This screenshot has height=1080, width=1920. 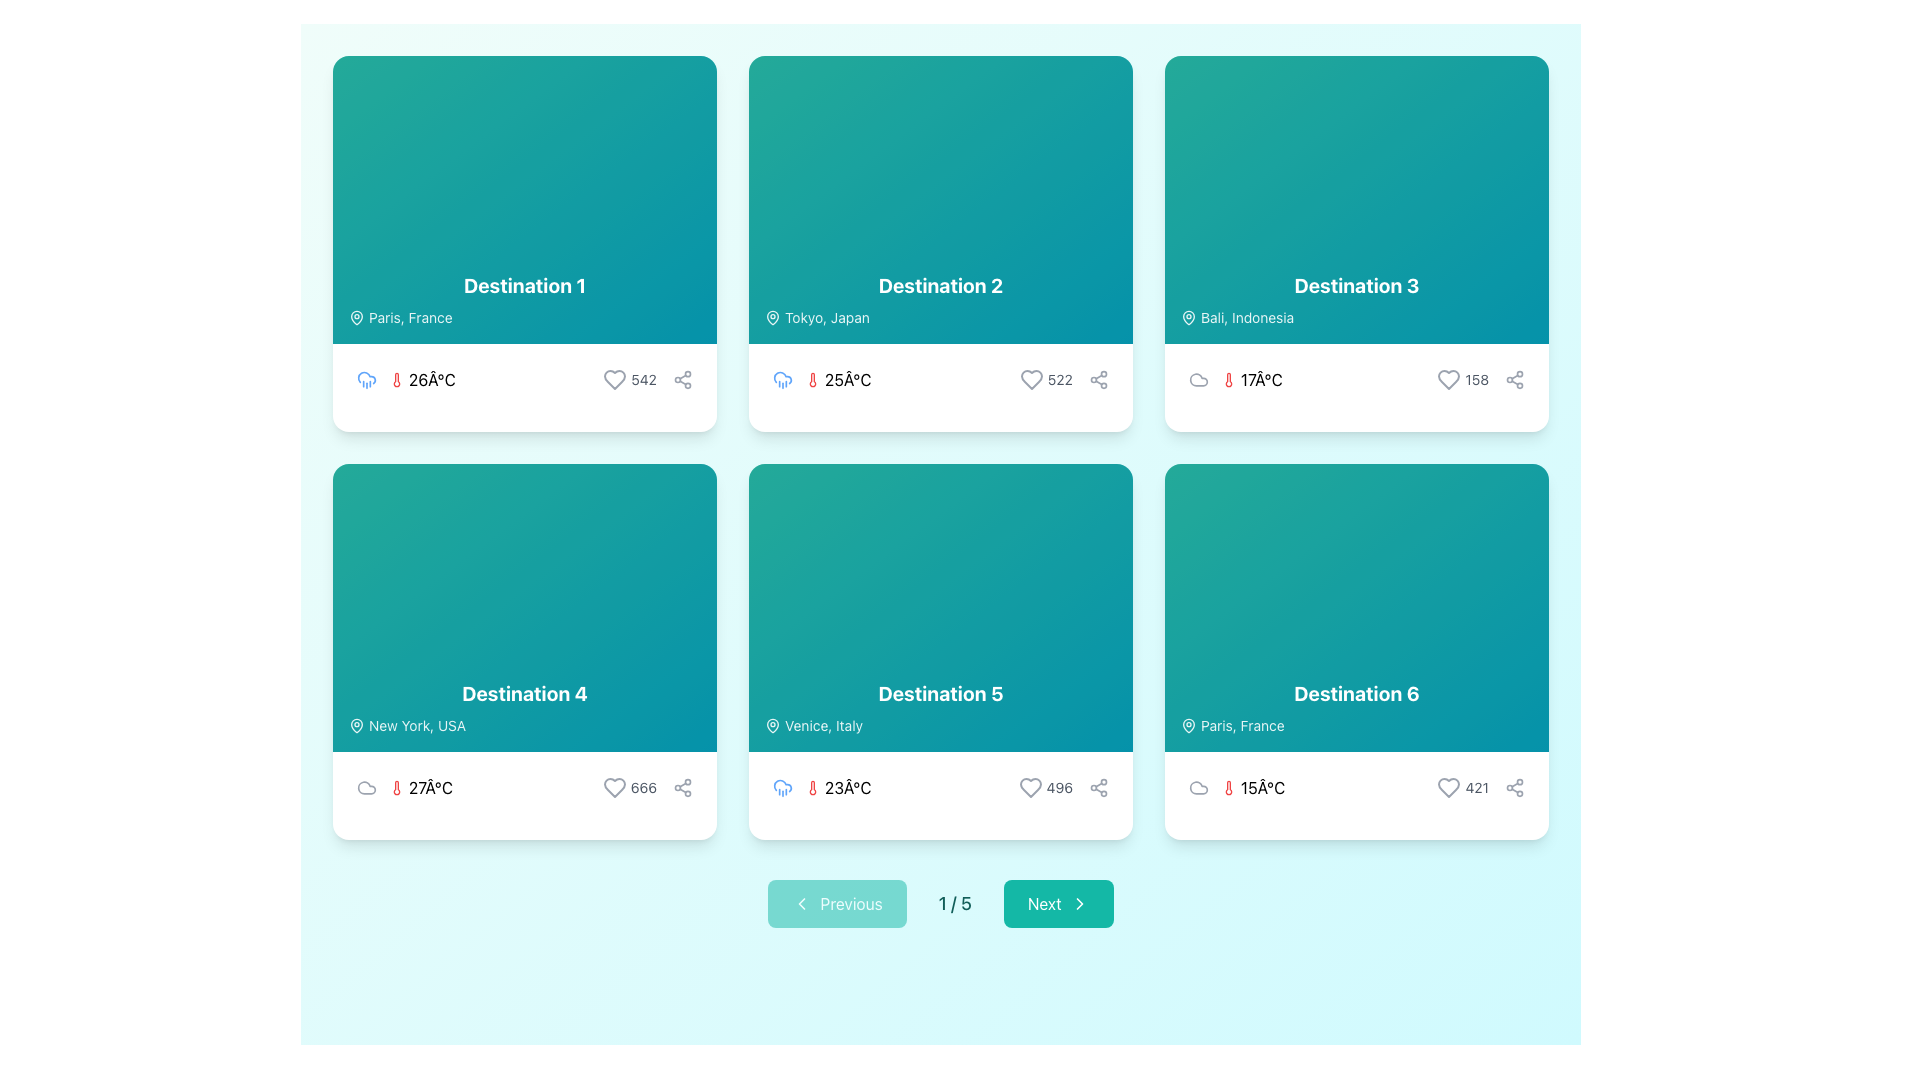 I want to click on the numeric value '421' displayed in a small, light gray font, located in the lower right corner of the sixth content card, between a heart icon and a sharing icon, so click(x=1481, y=786).